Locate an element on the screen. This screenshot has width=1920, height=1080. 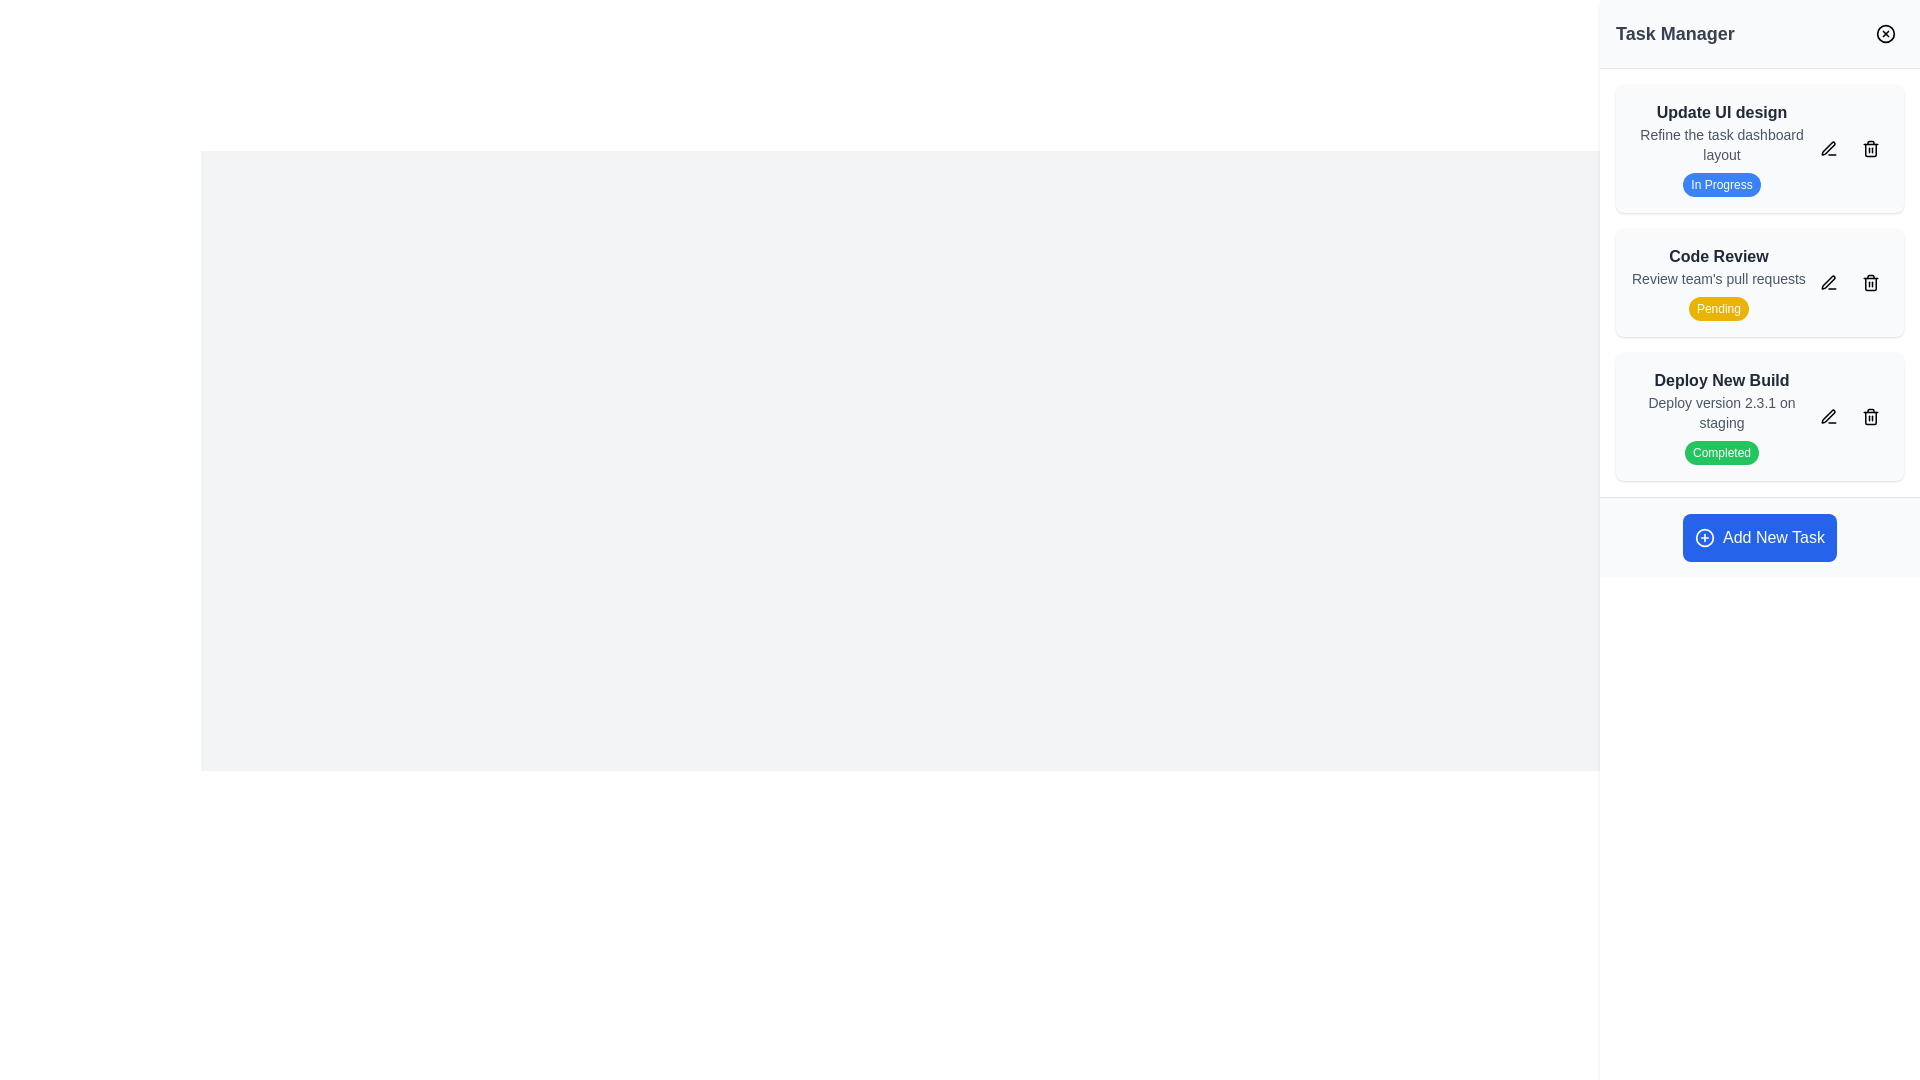
the pen icon button, which is a small rounded rectangular button with a black stroke and white fill icon is located at coordinates (1828, 282).